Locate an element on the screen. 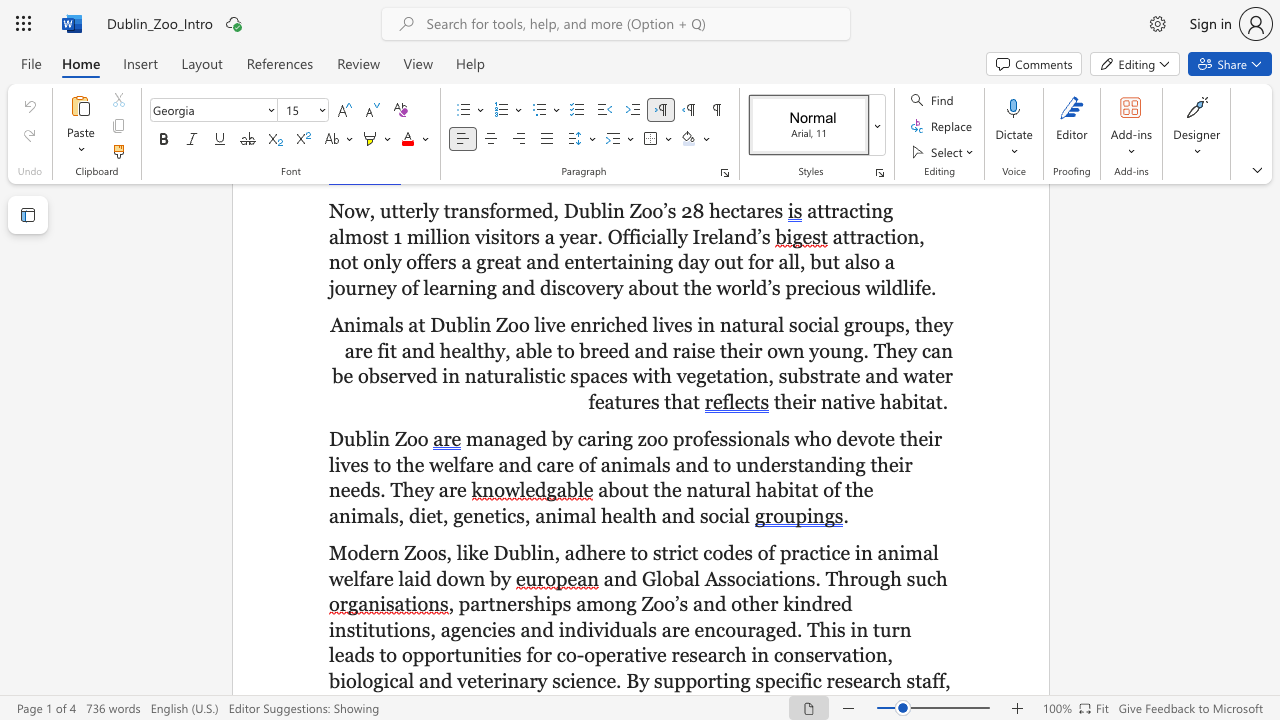 This screenshot has width=1280, height=720. the subset text "bitat of the ani" within the text "about the natural habitat of the animals," is located at coordinates (776, 490).